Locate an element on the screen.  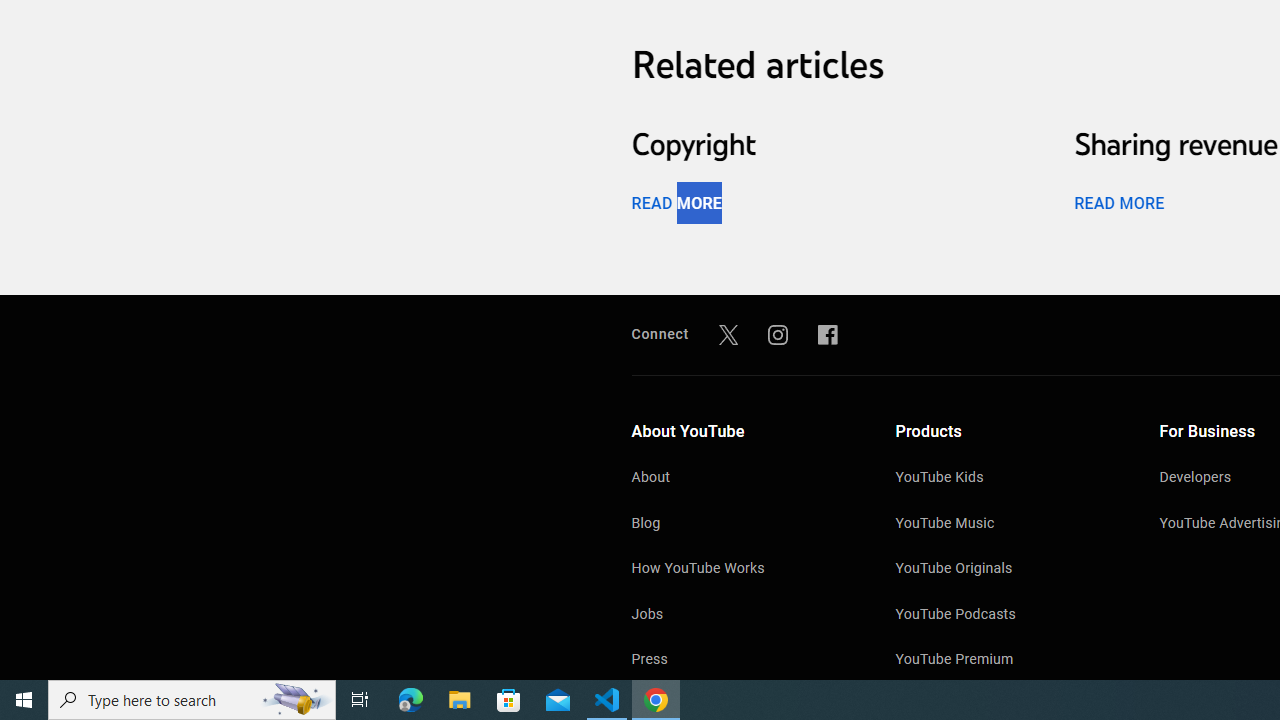
'Jobs' is located at coordinates (742, 615).